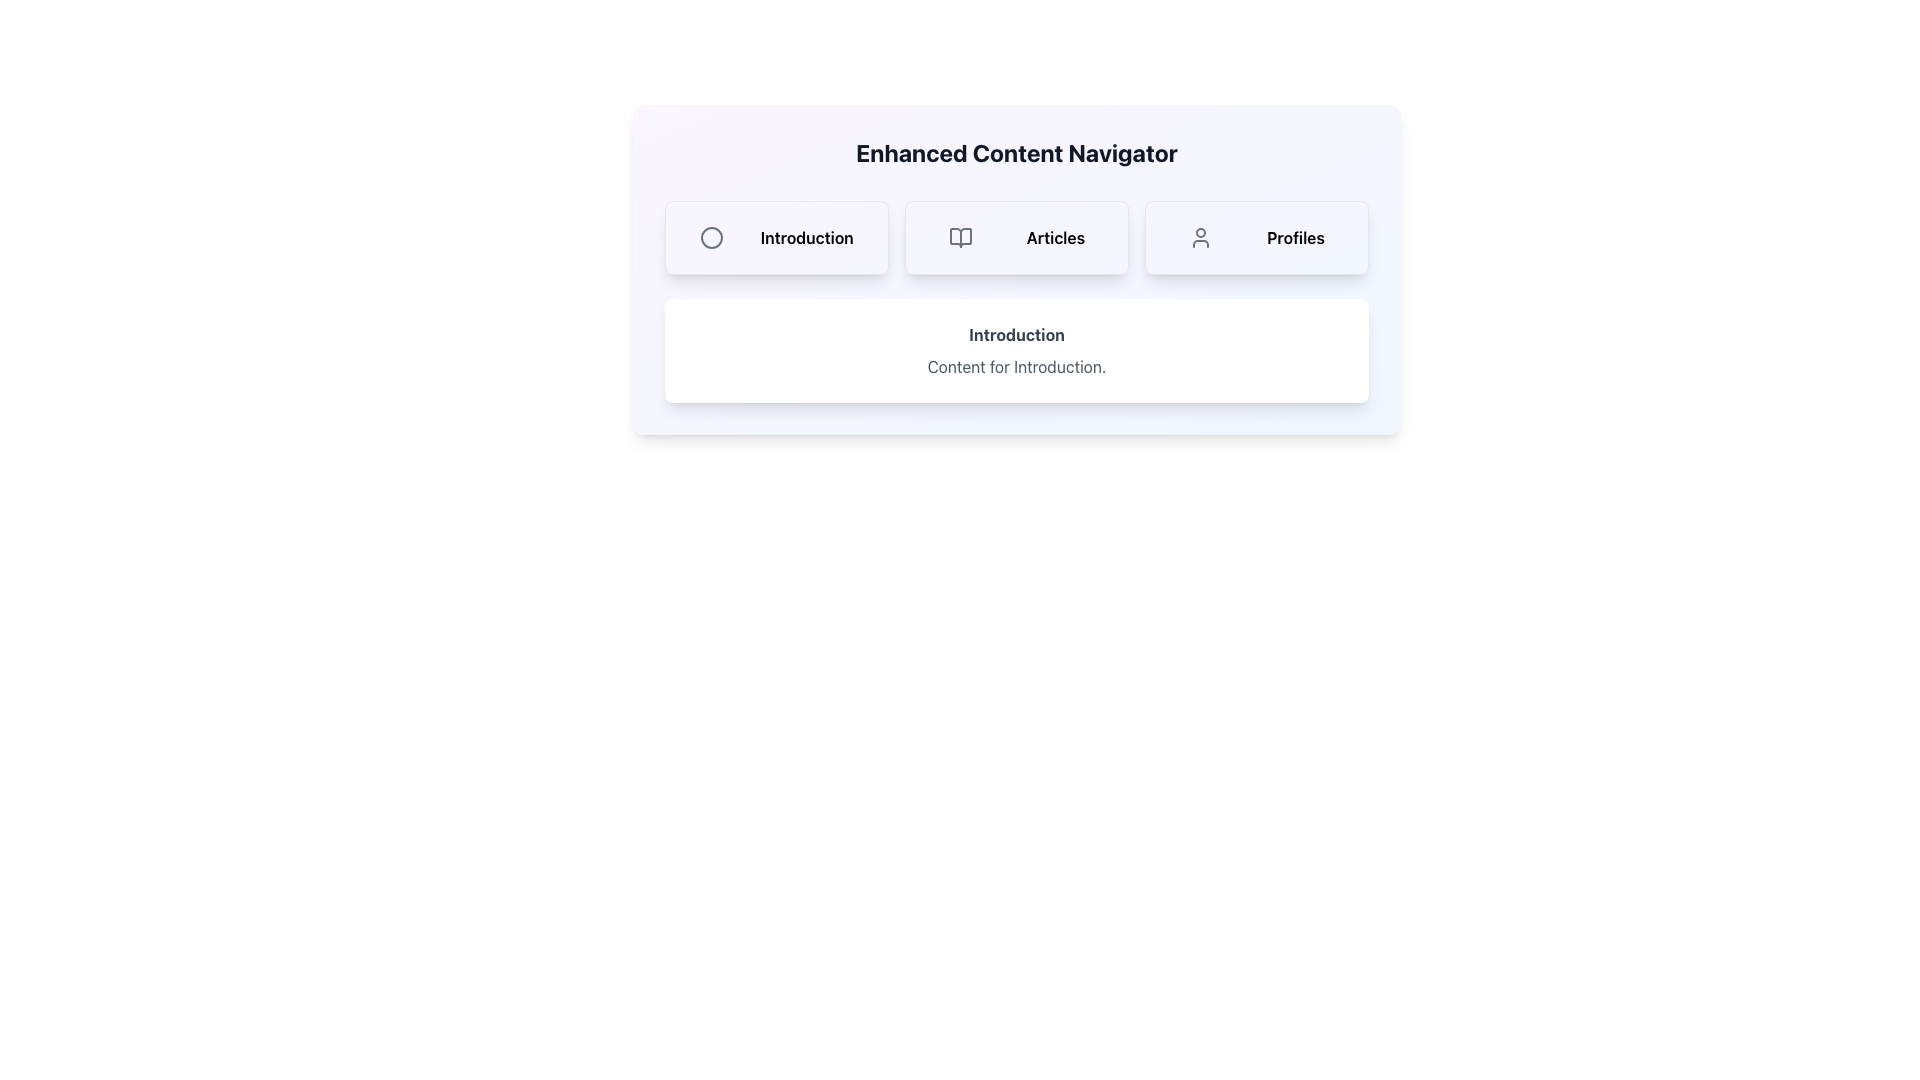  What do you see at coordinates (960, 237) in the screenshot?
I see `the 'Articles' icon located in the navigation bar` at bounding box center [960, 237].